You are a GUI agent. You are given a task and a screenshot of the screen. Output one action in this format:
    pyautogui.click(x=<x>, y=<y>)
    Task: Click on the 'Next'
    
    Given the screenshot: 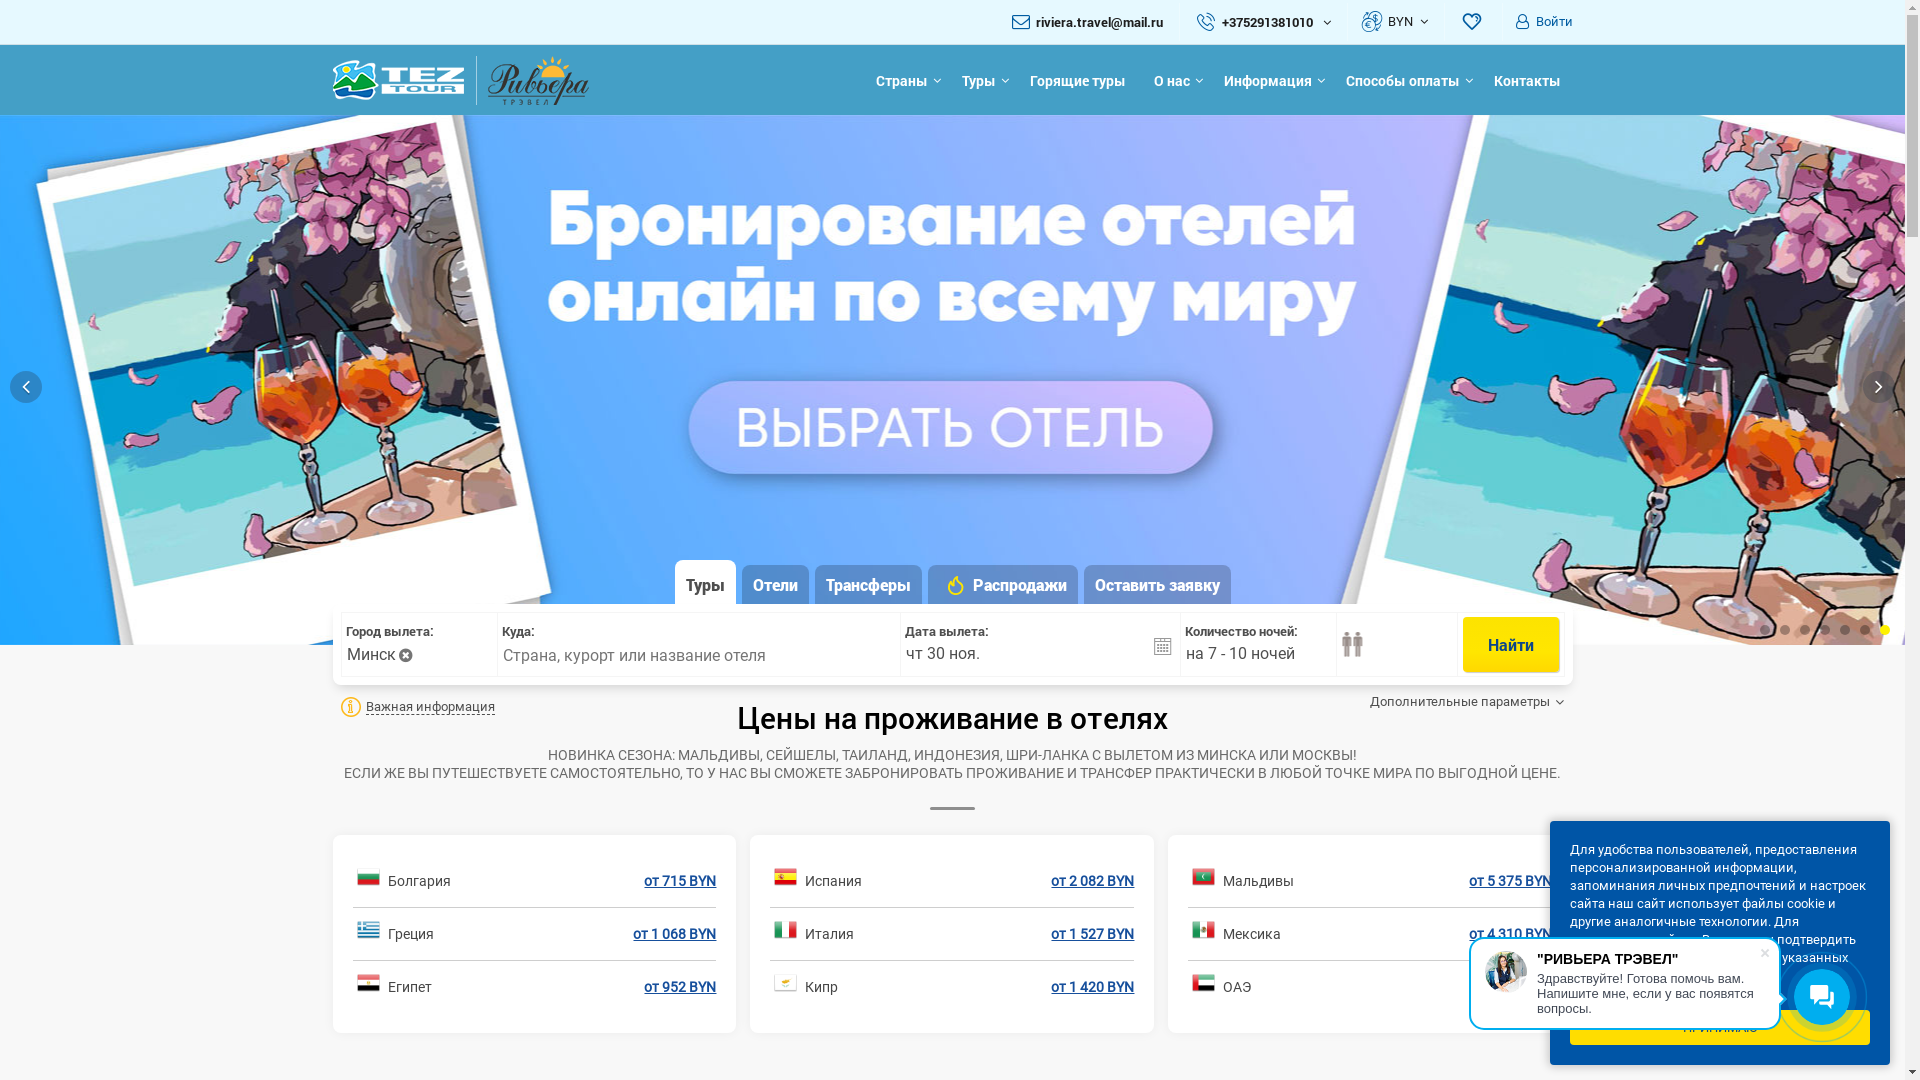 What is the action you would take?
    pyautogui.click(x=1877, y=386)
    